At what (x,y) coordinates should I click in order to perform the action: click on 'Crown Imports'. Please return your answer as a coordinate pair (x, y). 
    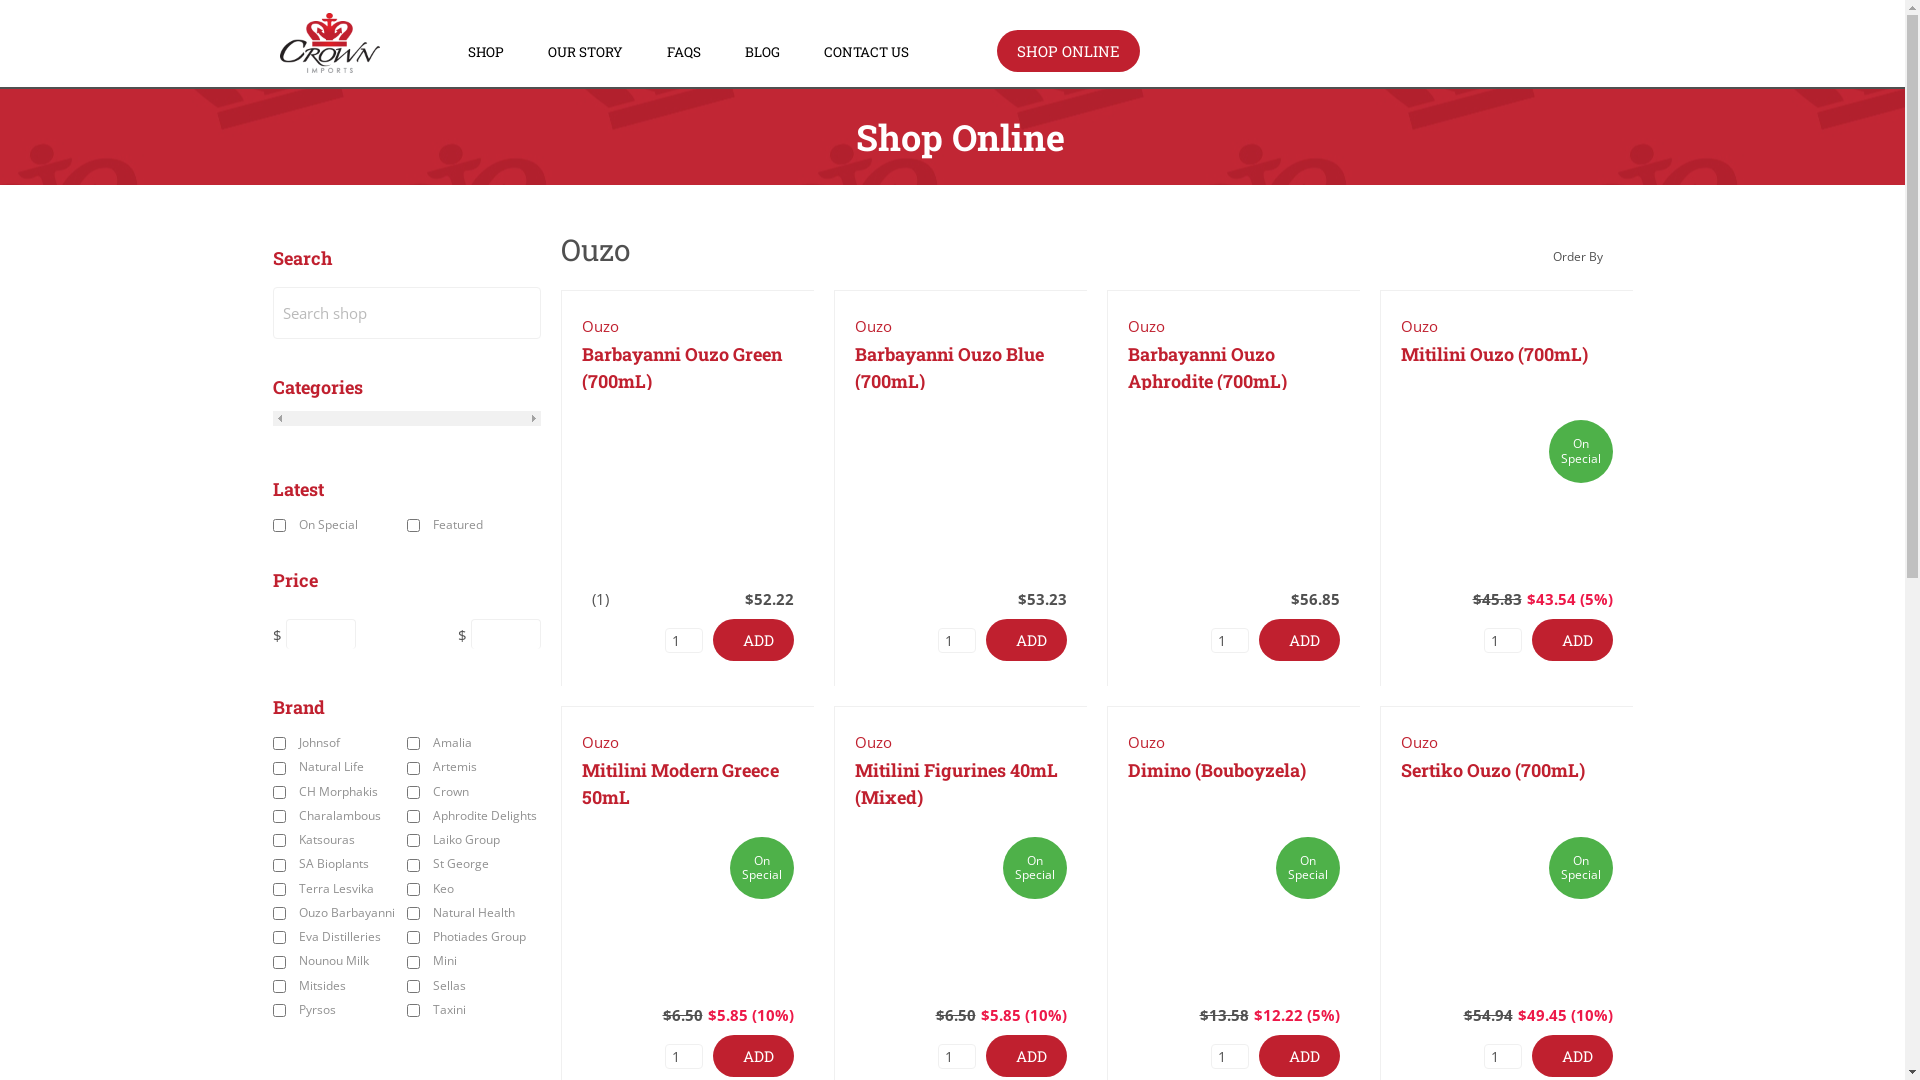
    Looking at the image, I should click on (330, 42).